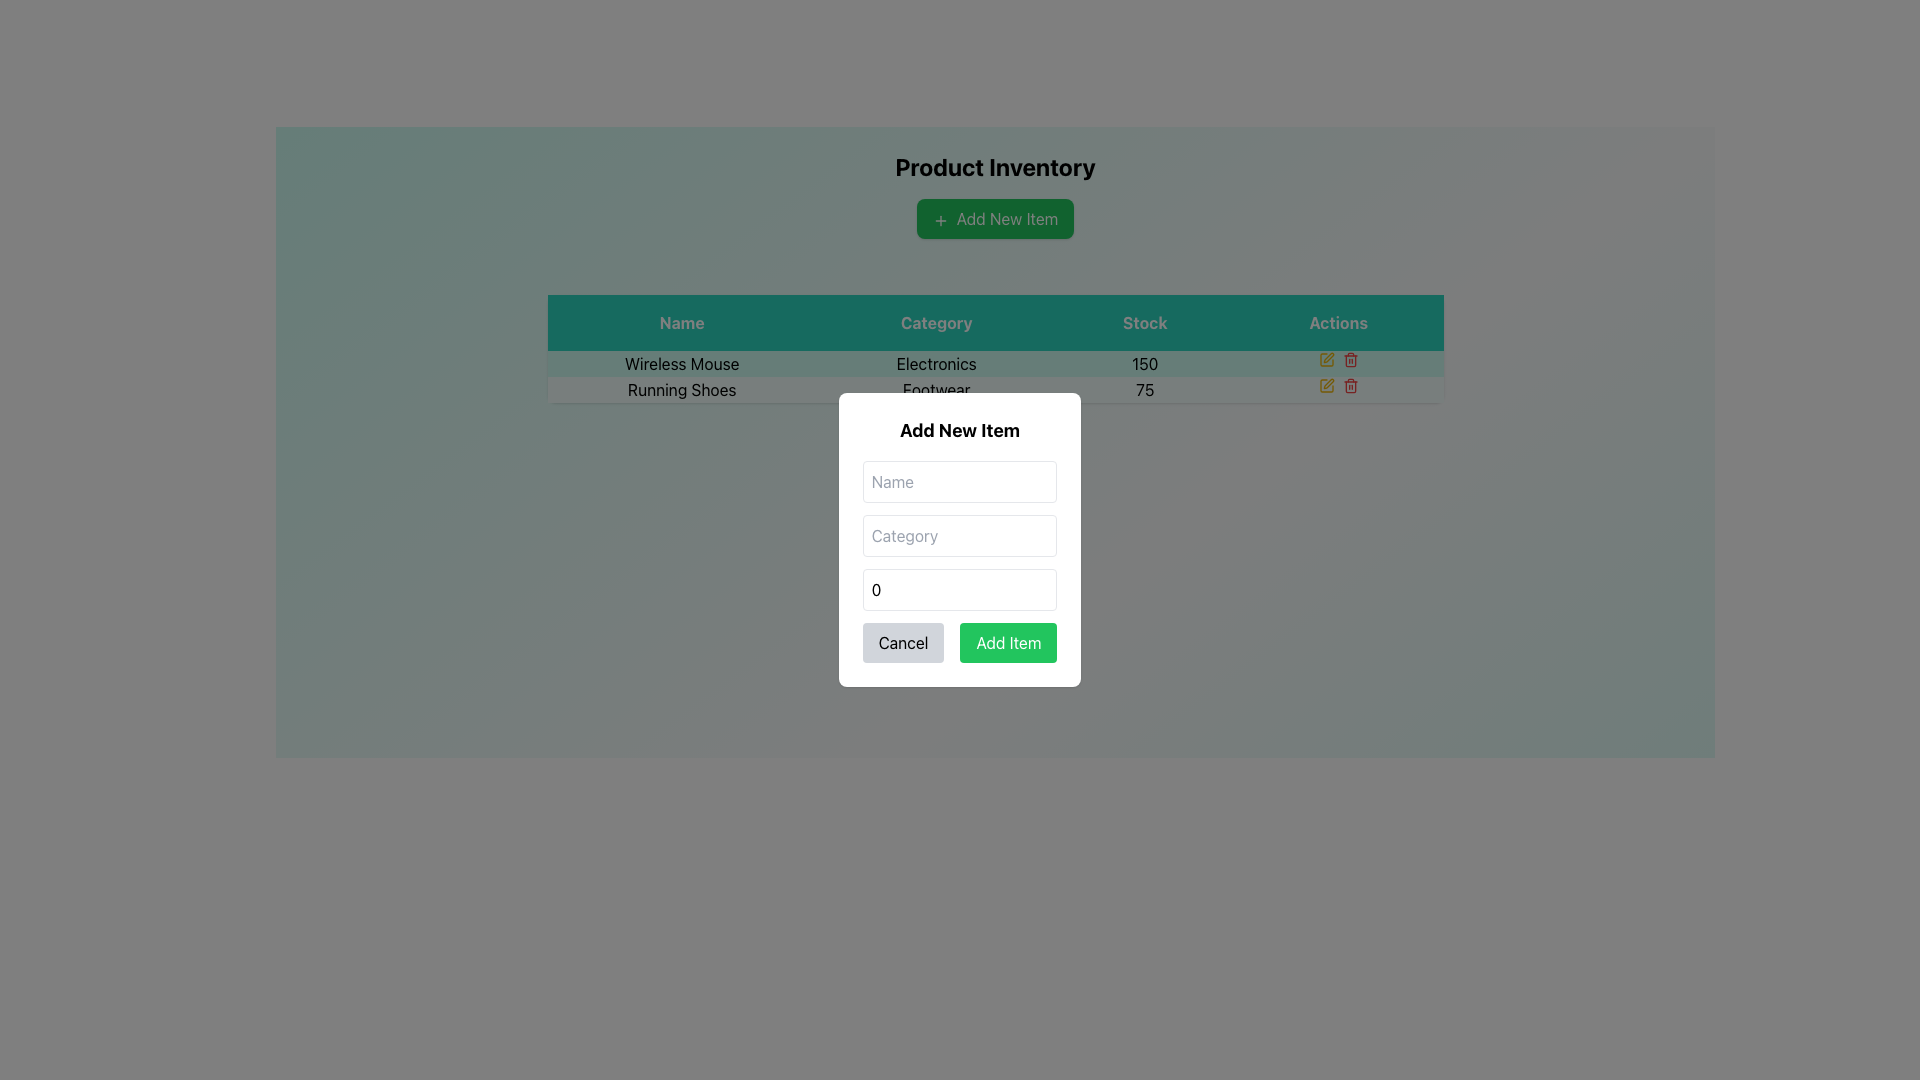 The image size is (1920, 1080). Describe the element at coordinates (1328, 384) in the screenshot. I see `the edit icon located in the rightmost 'Actions' column of the table associated with the 'Running Shoes' item in the second row` at that location.